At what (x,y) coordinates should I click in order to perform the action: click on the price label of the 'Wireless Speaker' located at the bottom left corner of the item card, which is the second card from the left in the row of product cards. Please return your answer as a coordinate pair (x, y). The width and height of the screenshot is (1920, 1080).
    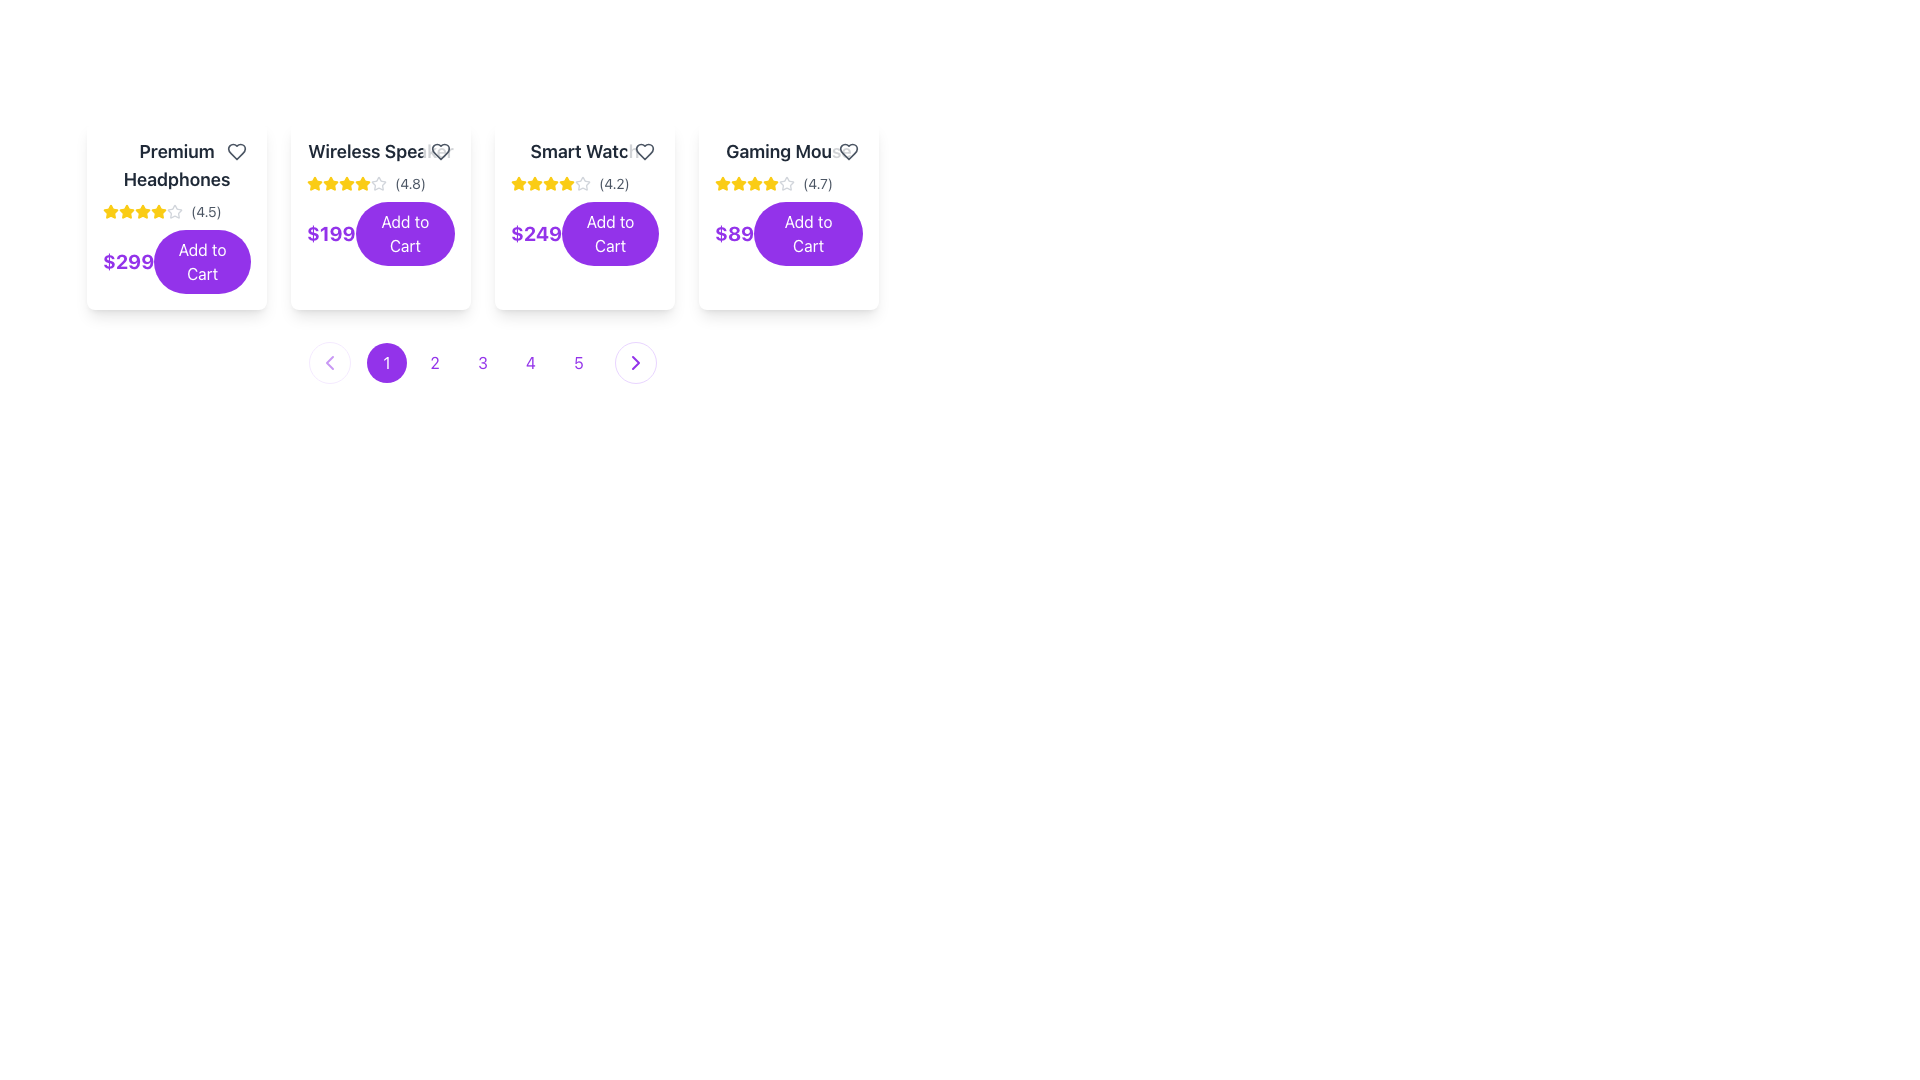
    Looking at the image, I should click on (331, 233).